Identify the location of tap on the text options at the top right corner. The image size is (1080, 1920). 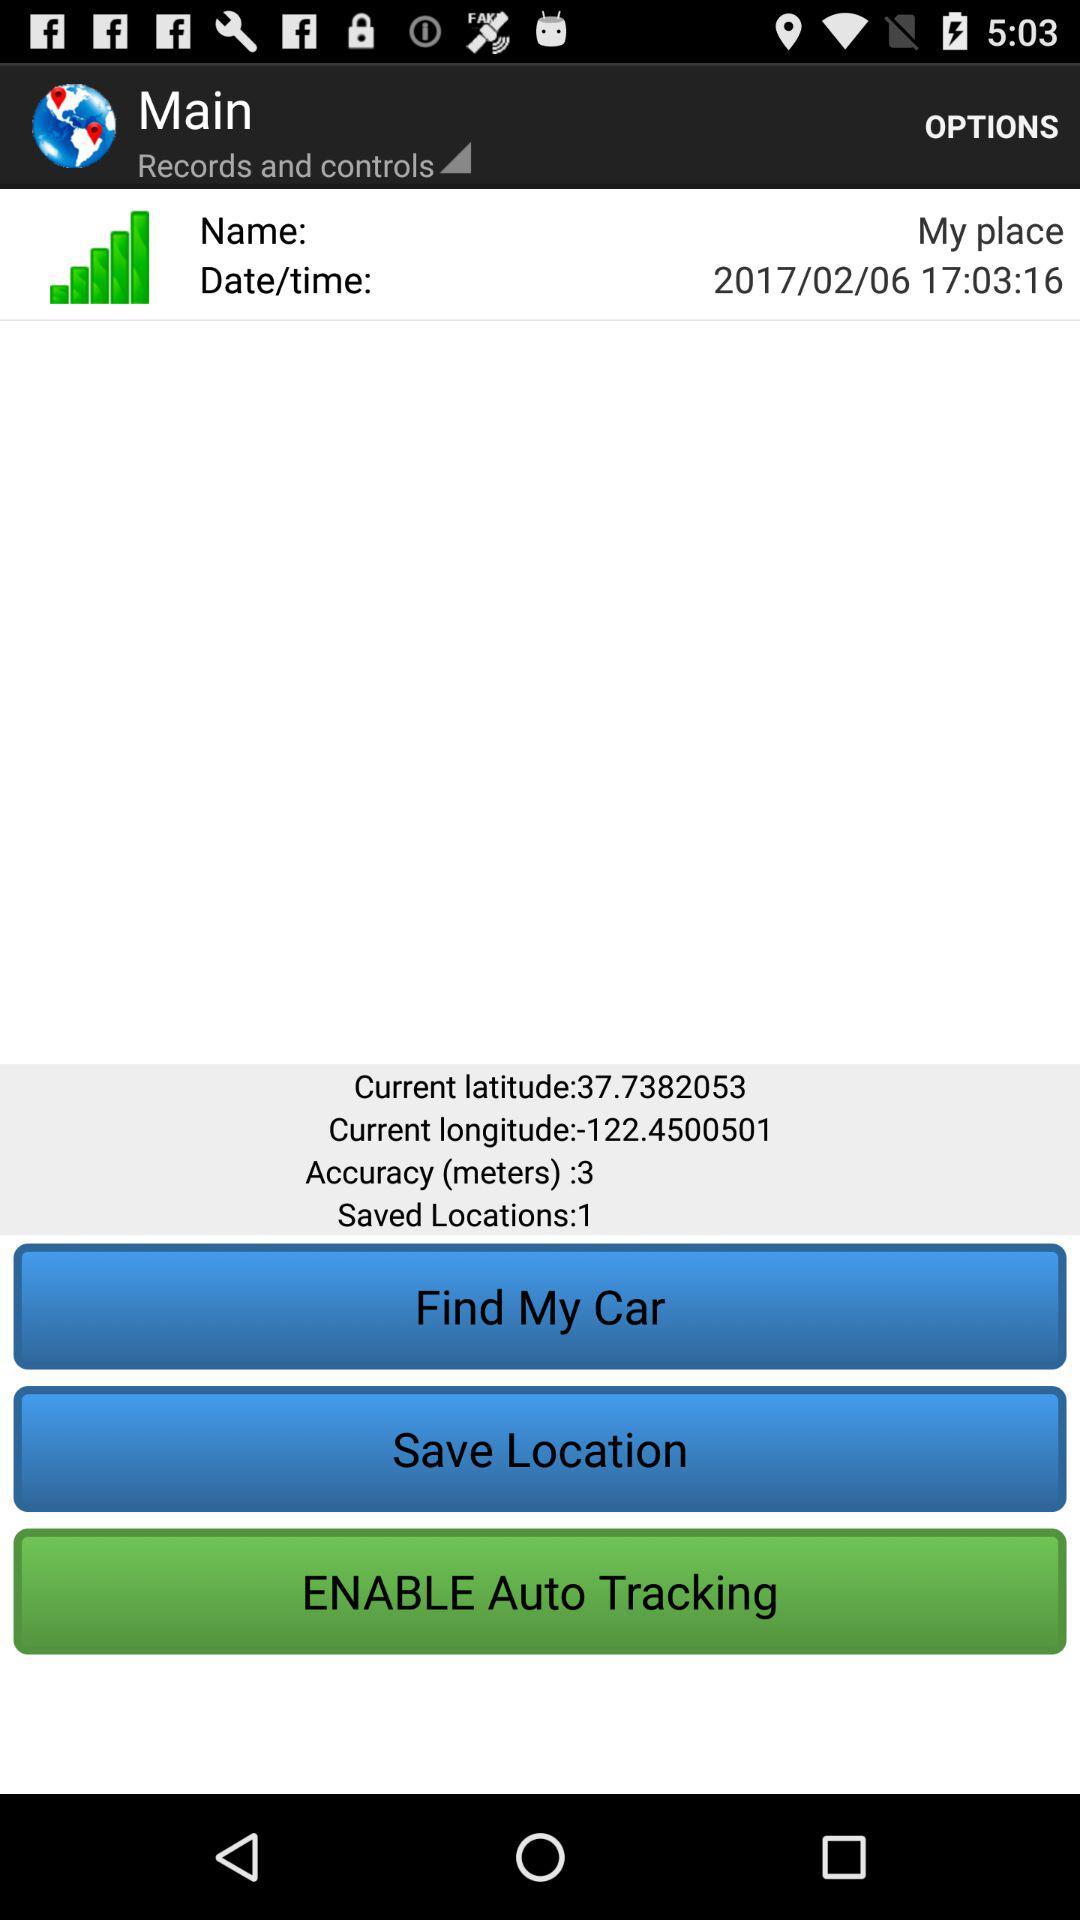
(991, 124).